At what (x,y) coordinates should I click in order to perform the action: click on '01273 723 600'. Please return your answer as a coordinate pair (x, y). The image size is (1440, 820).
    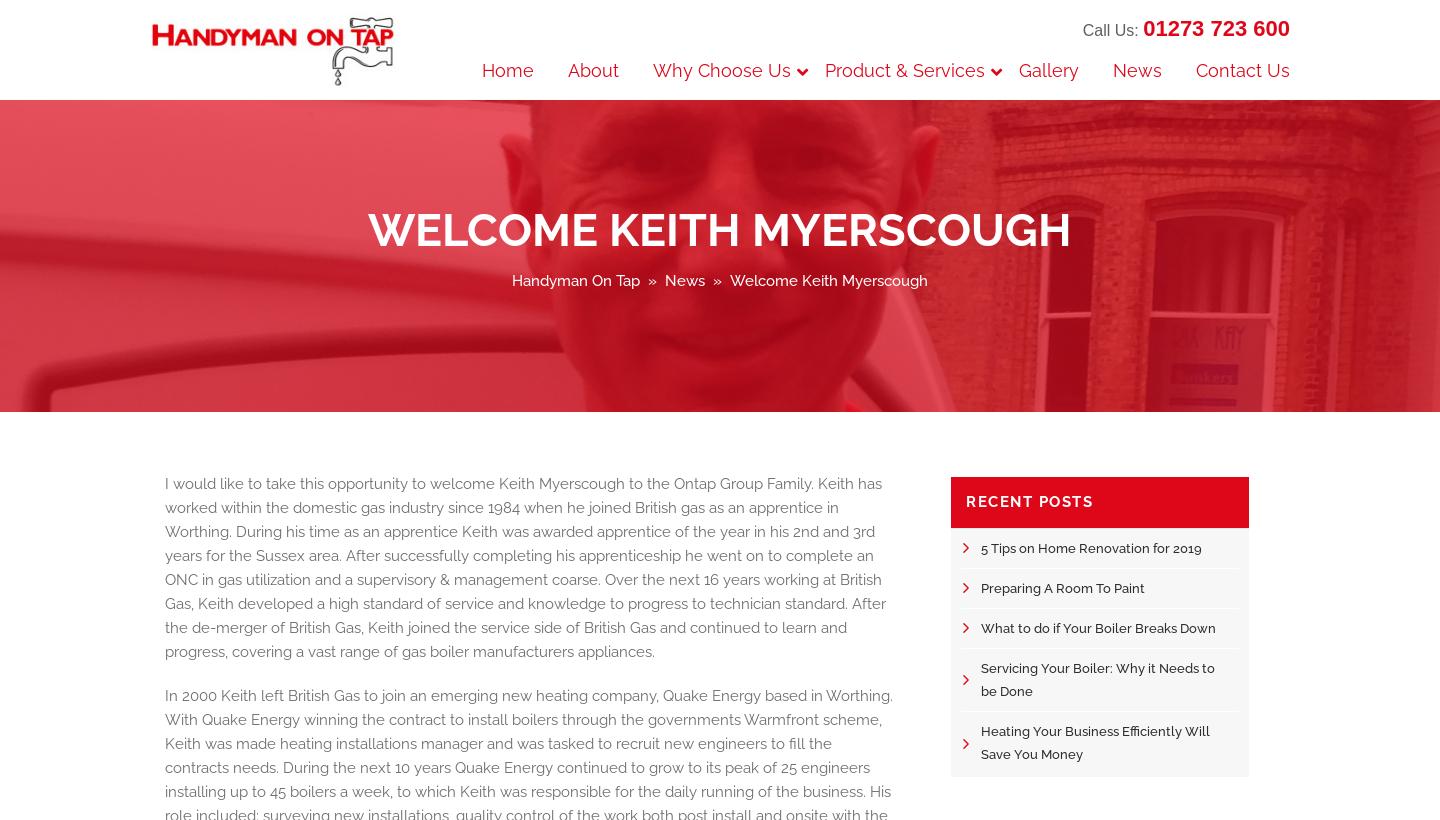
    Looking at the image, I should click on (1215, 27).